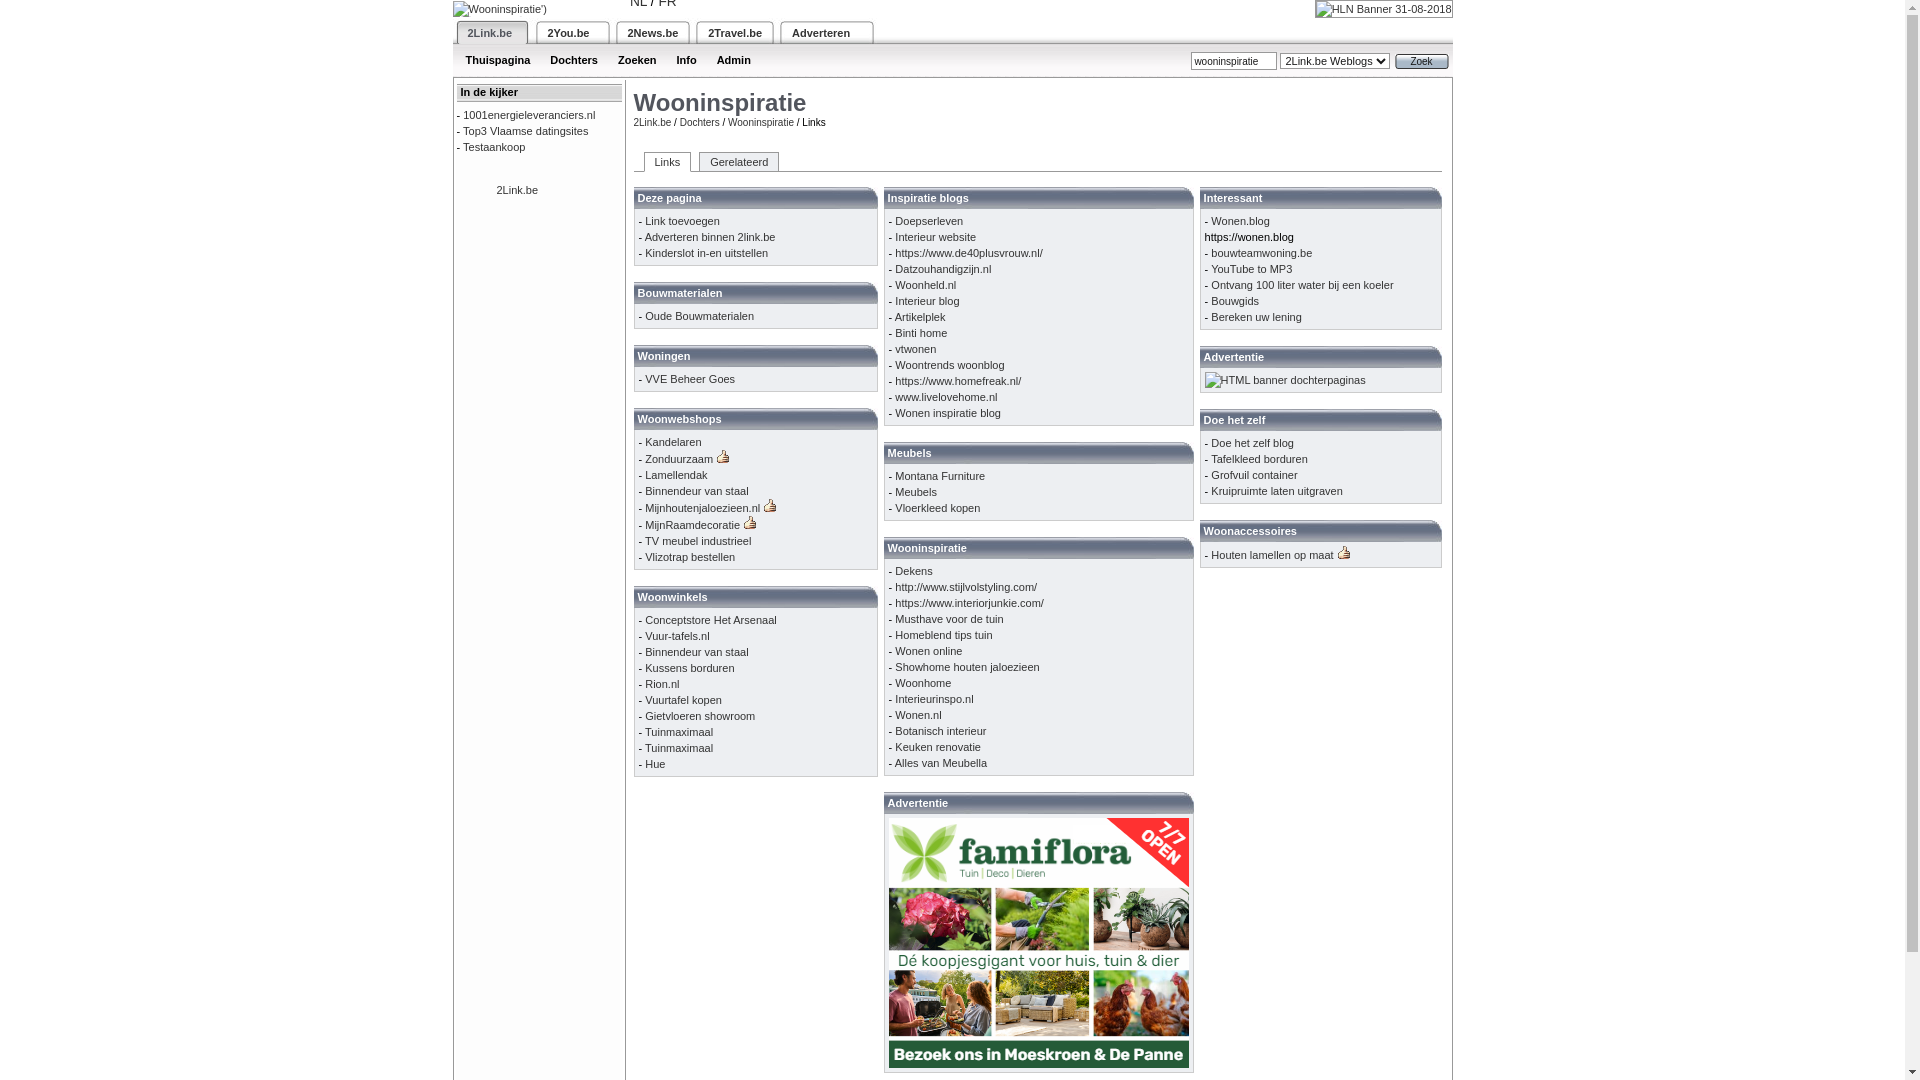  Describe the element at coordinates (936, 747) in the screenshot. I see `'Keuken renovatie'` at that location.